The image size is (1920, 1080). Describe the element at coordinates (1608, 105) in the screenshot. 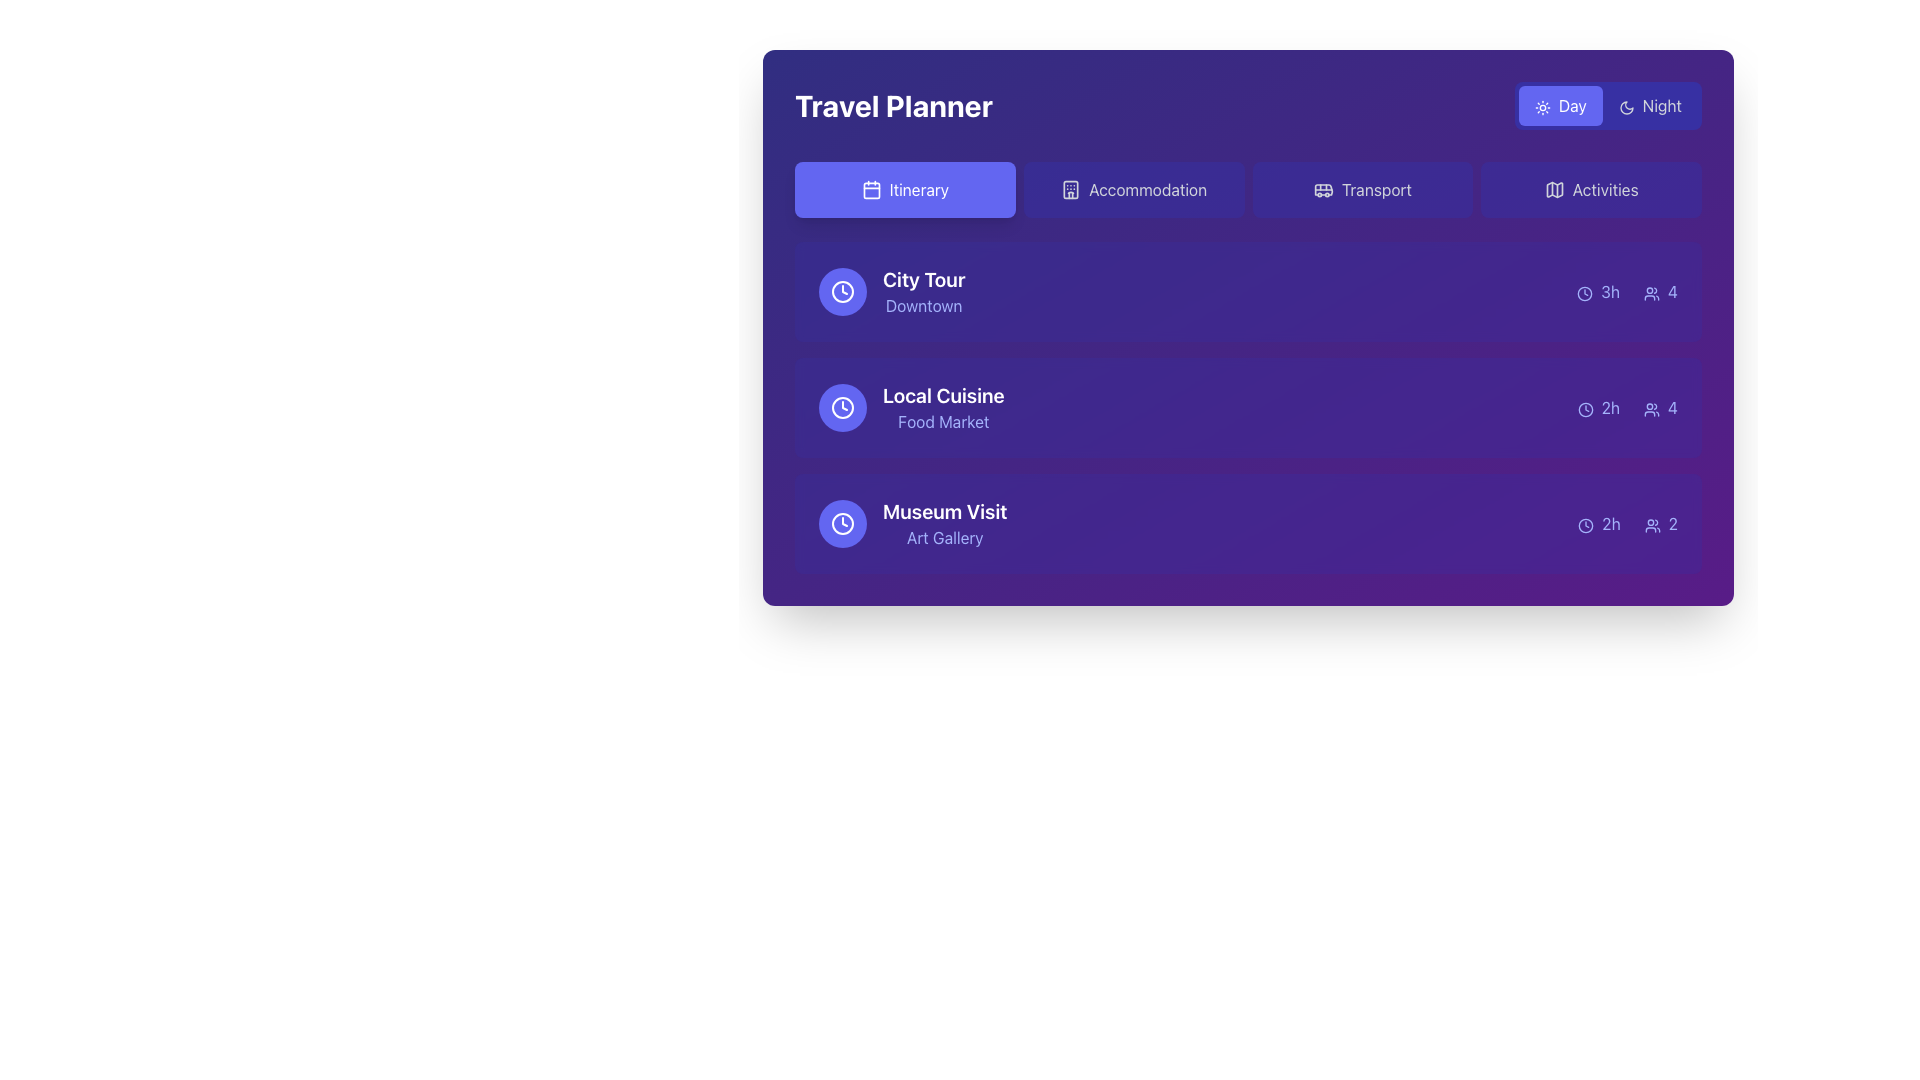

I see `the Toggle Button Group to switch between 'Day' and 'Night' modes` at that location.